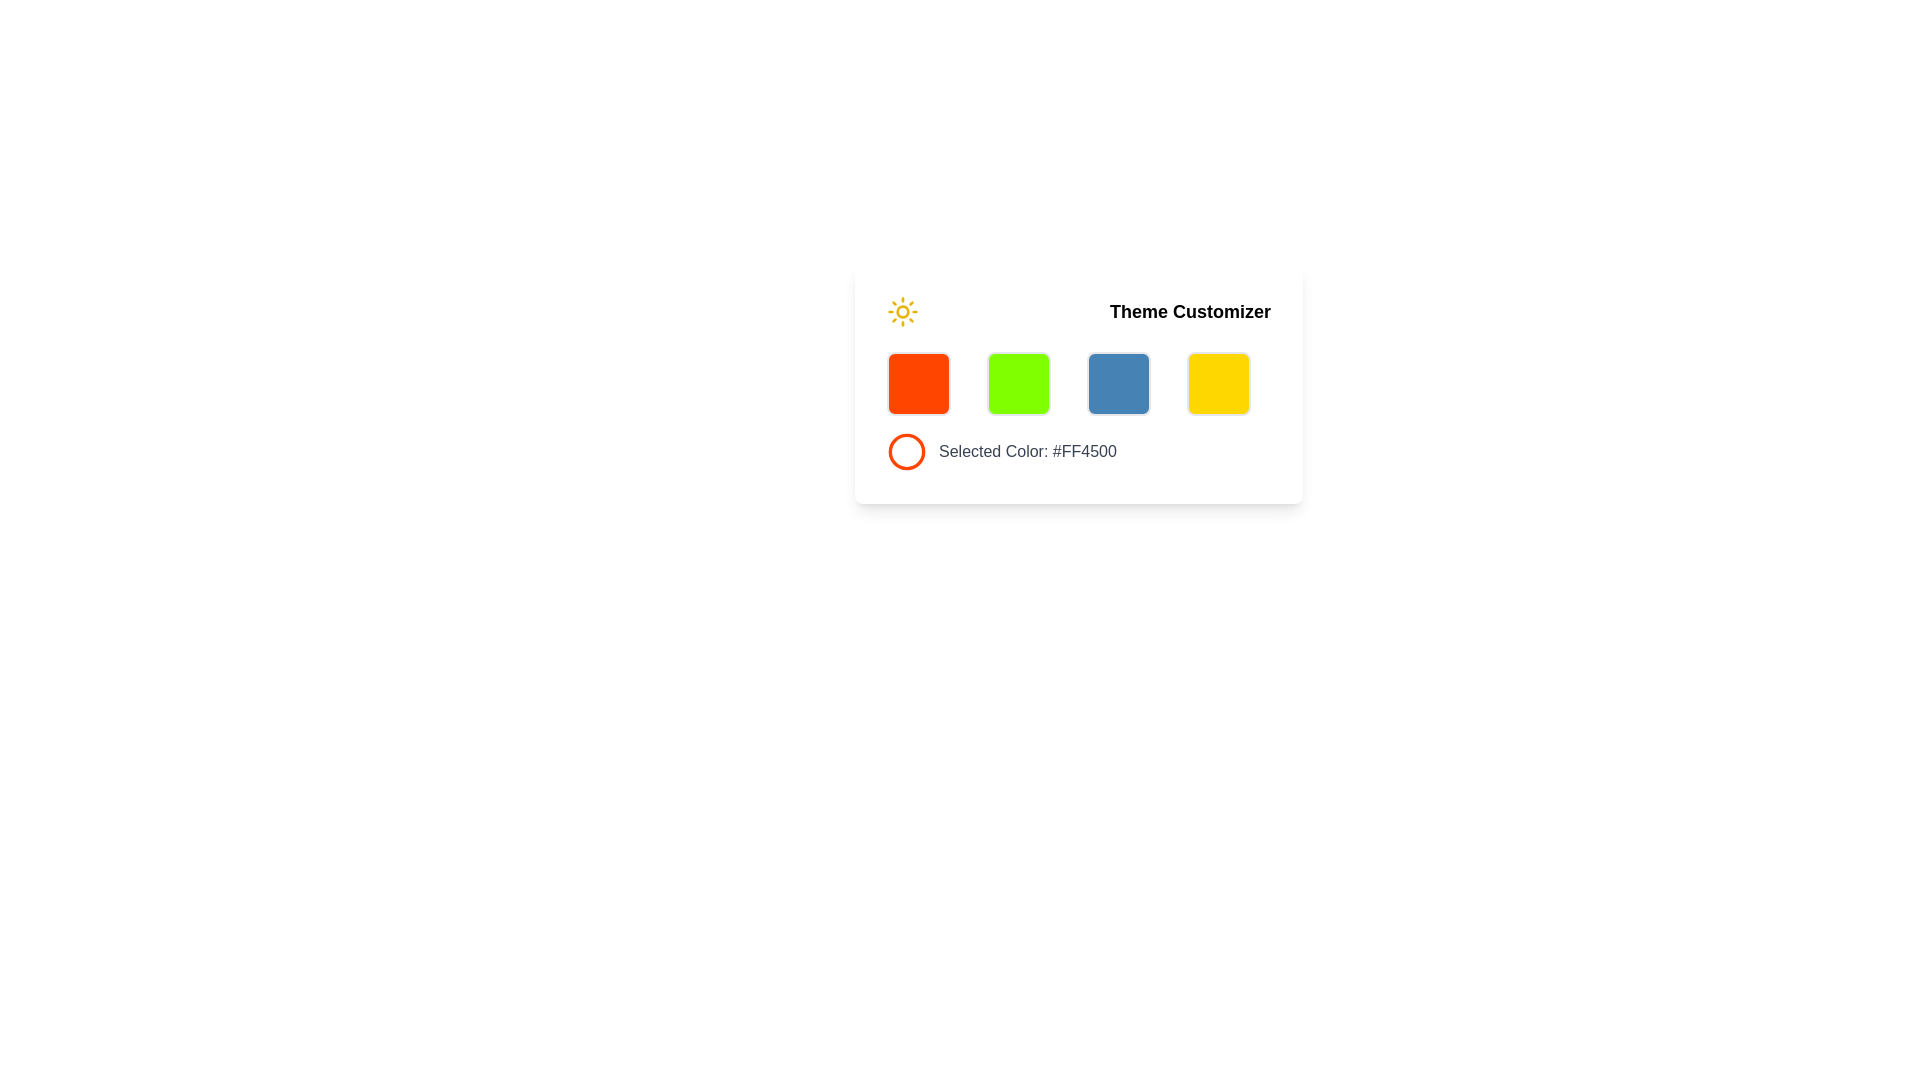 Image resolution: width=1920 pixels, height=1080 pixels. What do you see at coordinates (1018, 384) in the screenshot?
I see `the second button from the left` at bounding box center [1018, 384].